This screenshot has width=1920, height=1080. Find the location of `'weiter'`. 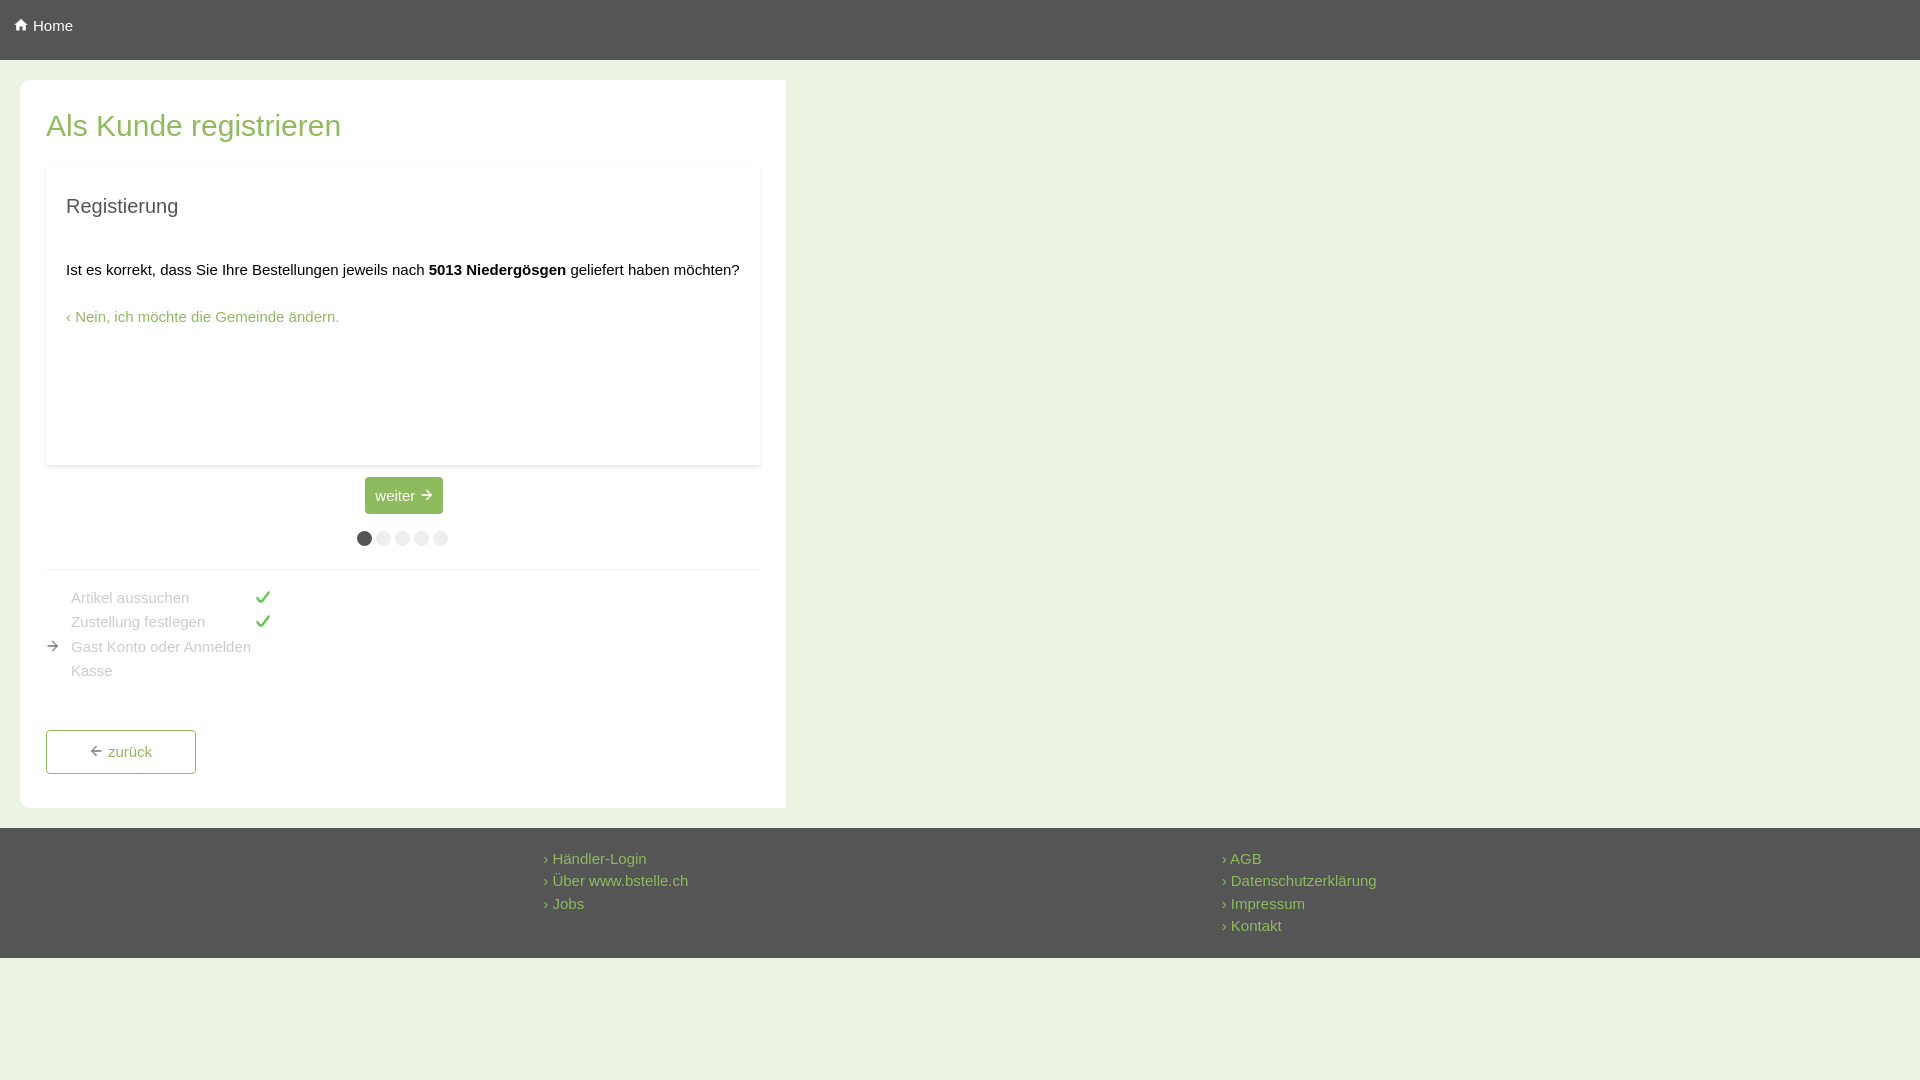

'weiter' is located at coordinates (364, 495).